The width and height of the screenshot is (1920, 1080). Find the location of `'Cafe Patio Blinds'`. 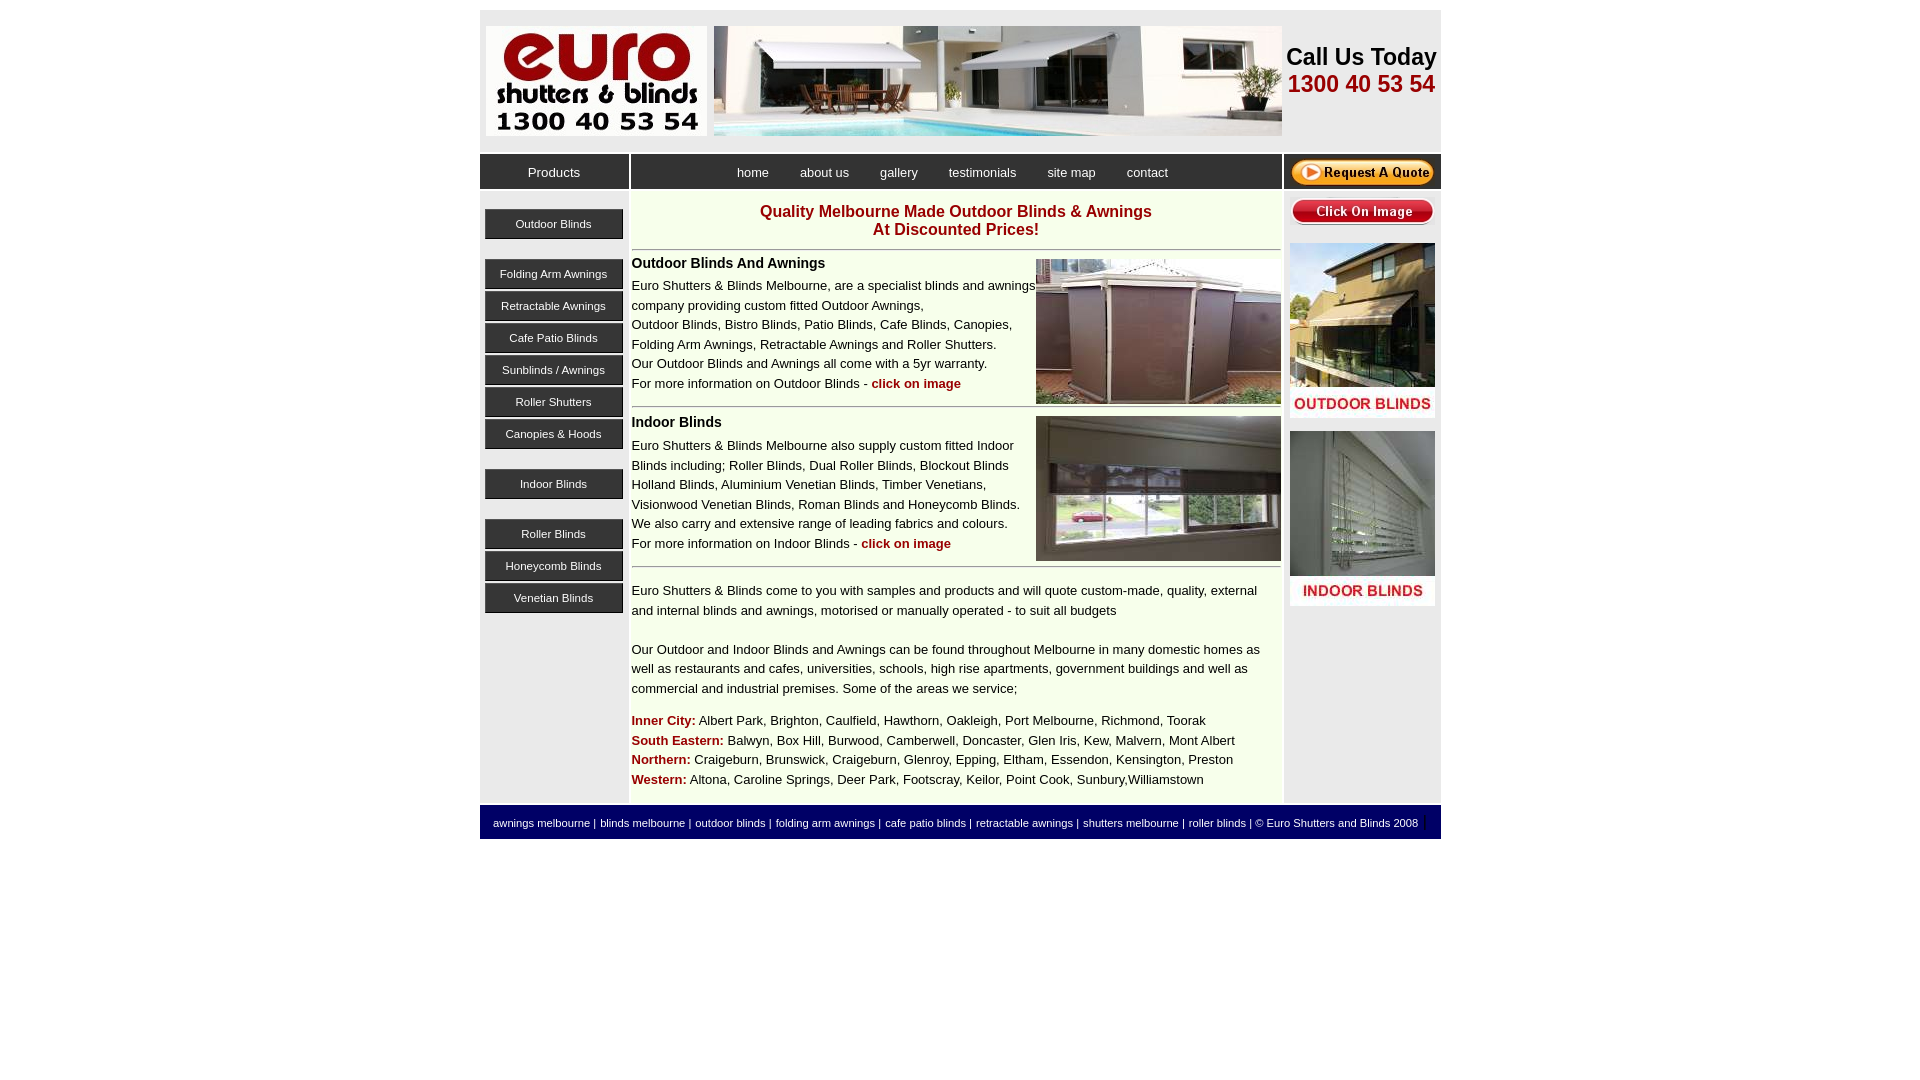

'Cafe Patio Blinds' is located at coordinates (484, 337).